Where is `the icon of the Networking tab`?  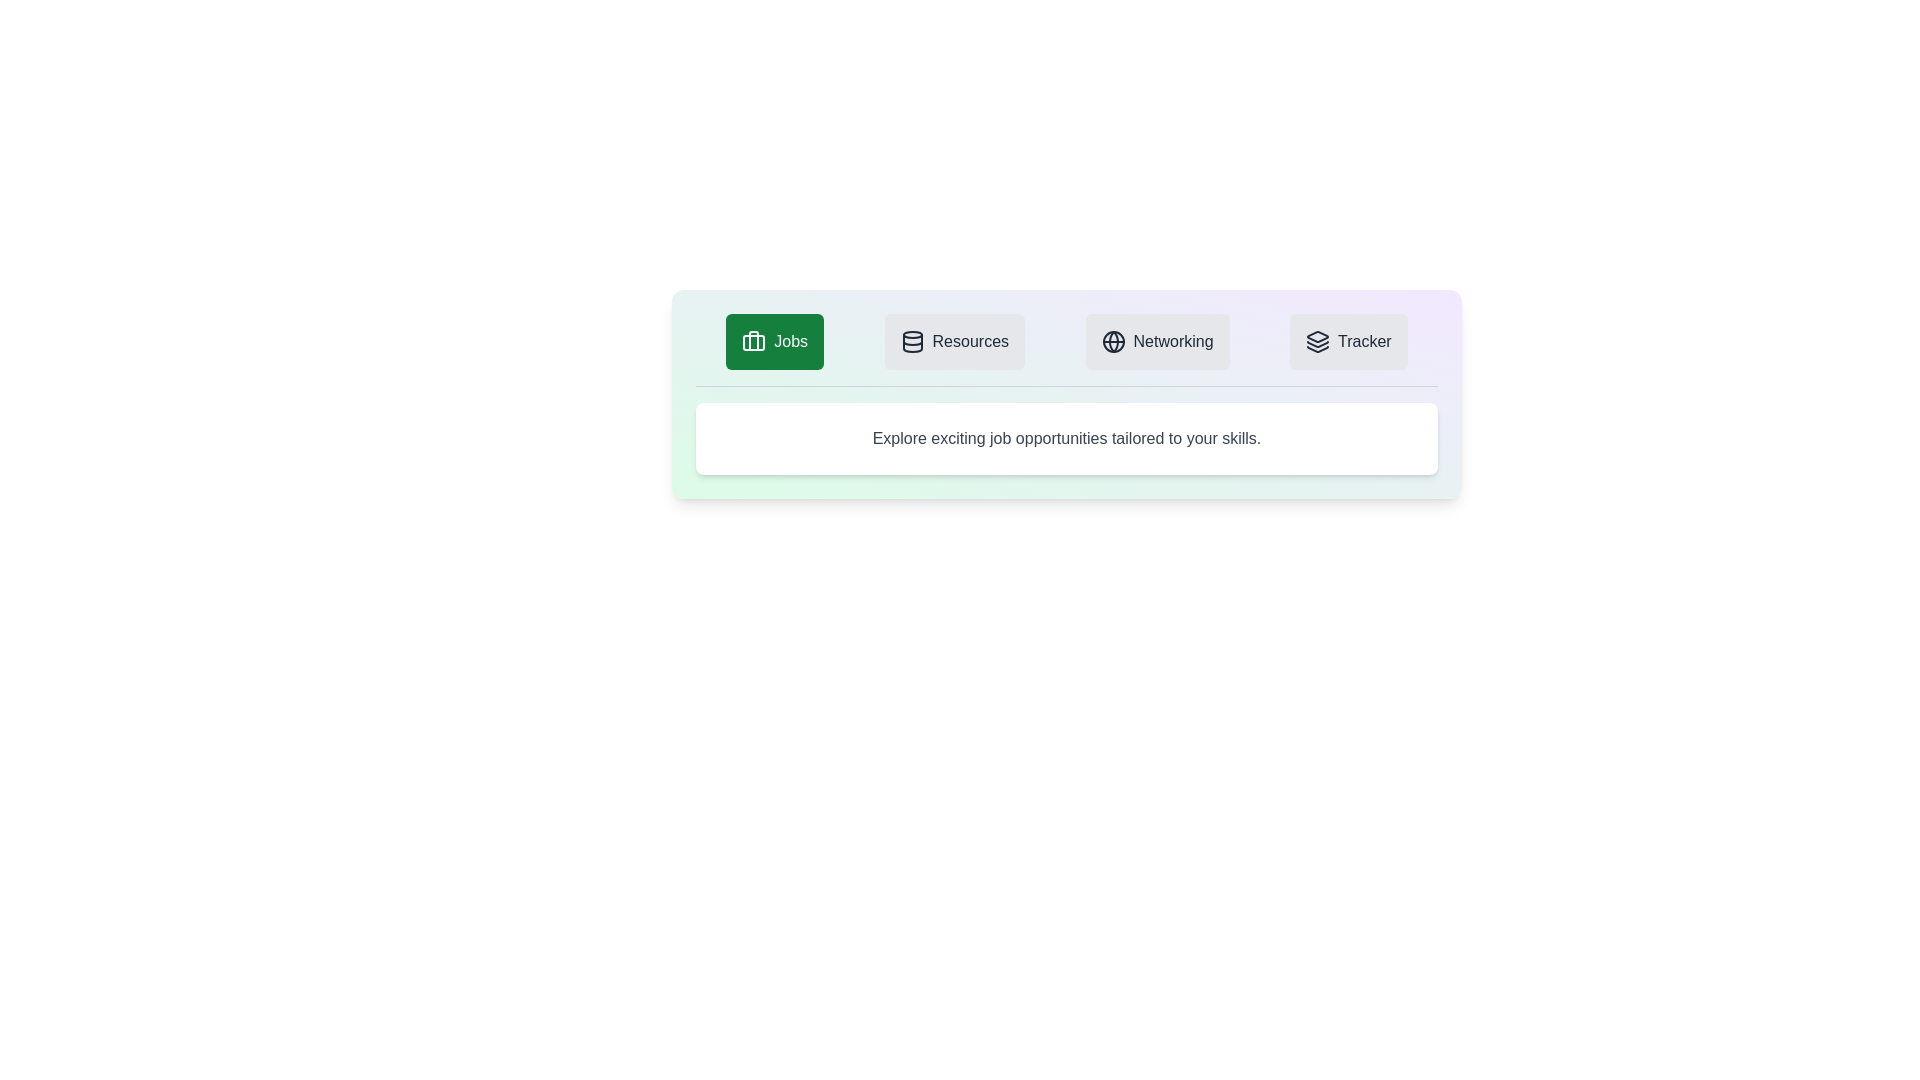 the icon of the Networking tab is located at coordinates (1112, 341).